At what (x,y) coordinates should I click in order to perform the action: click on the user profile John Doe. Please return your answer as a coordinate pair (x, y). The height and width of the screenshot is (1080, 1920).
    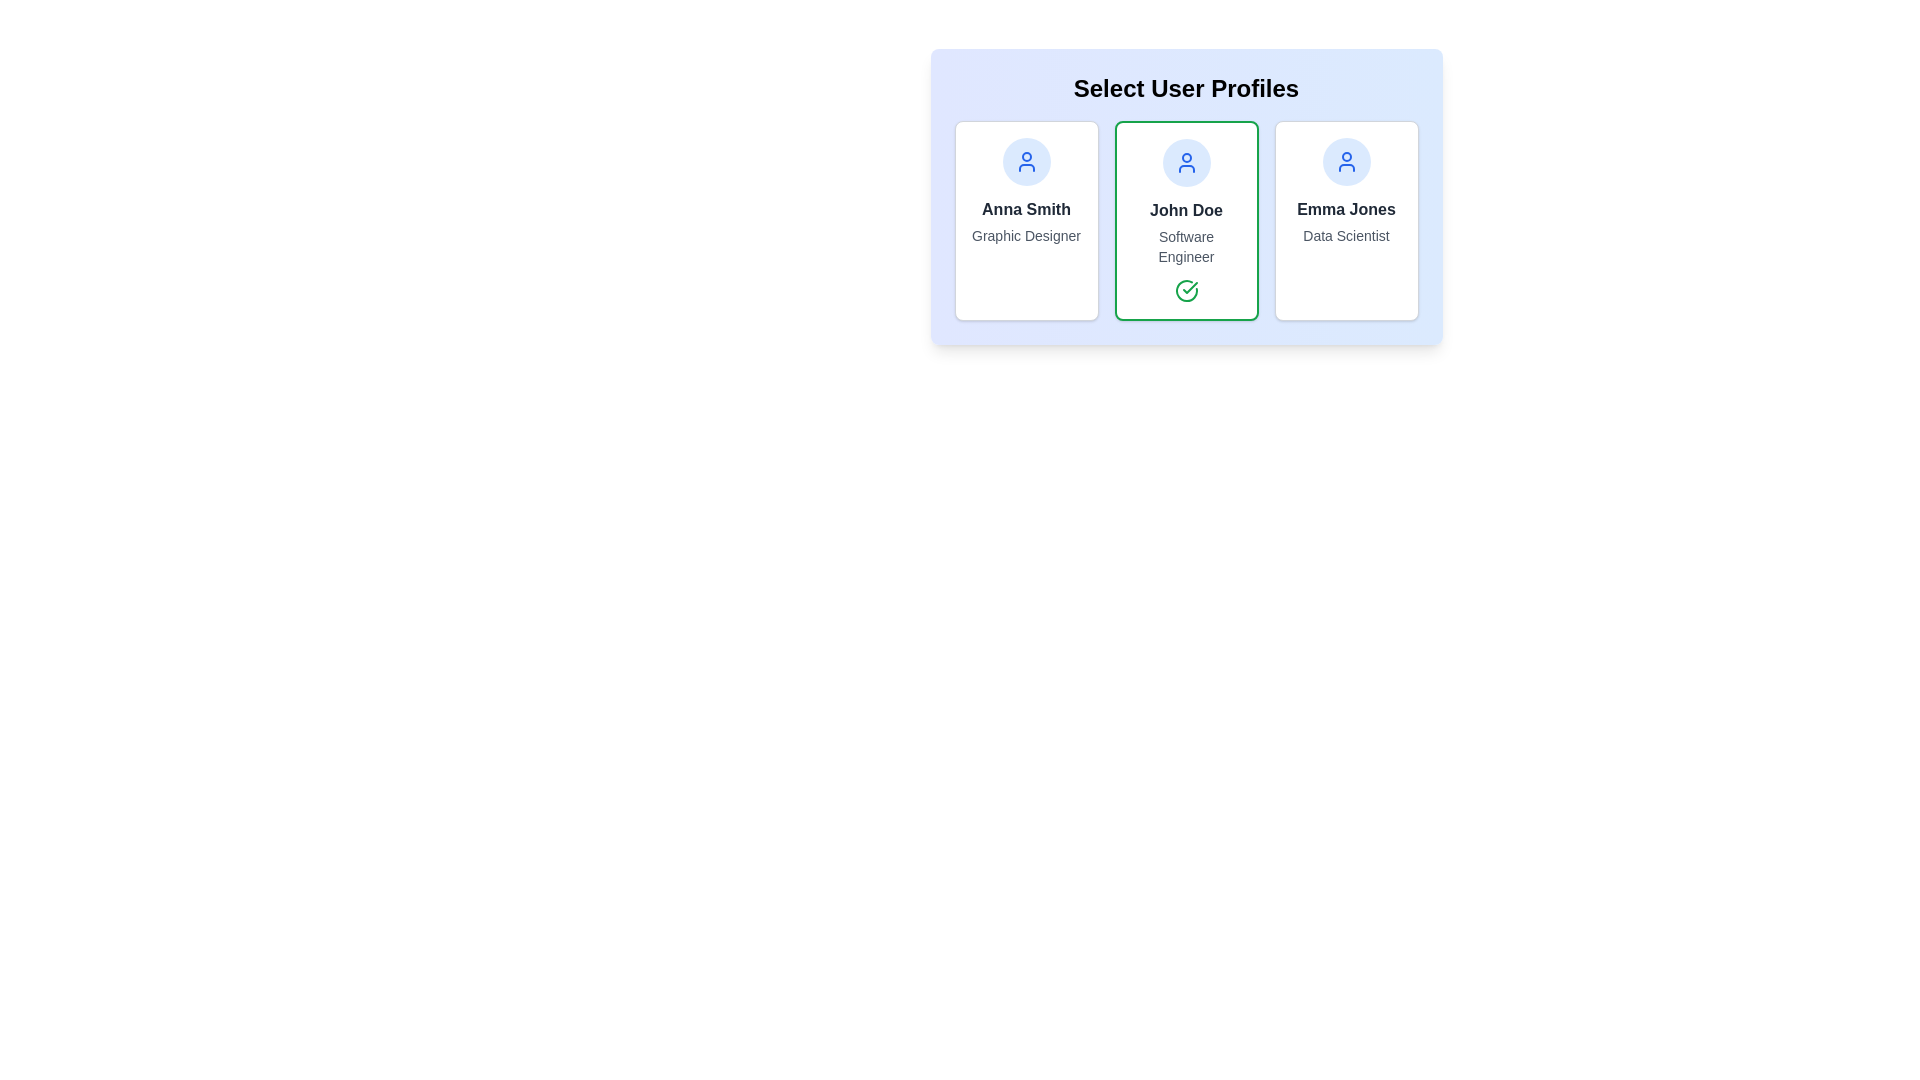
    Looking at the image, I should click on (1186, 220).